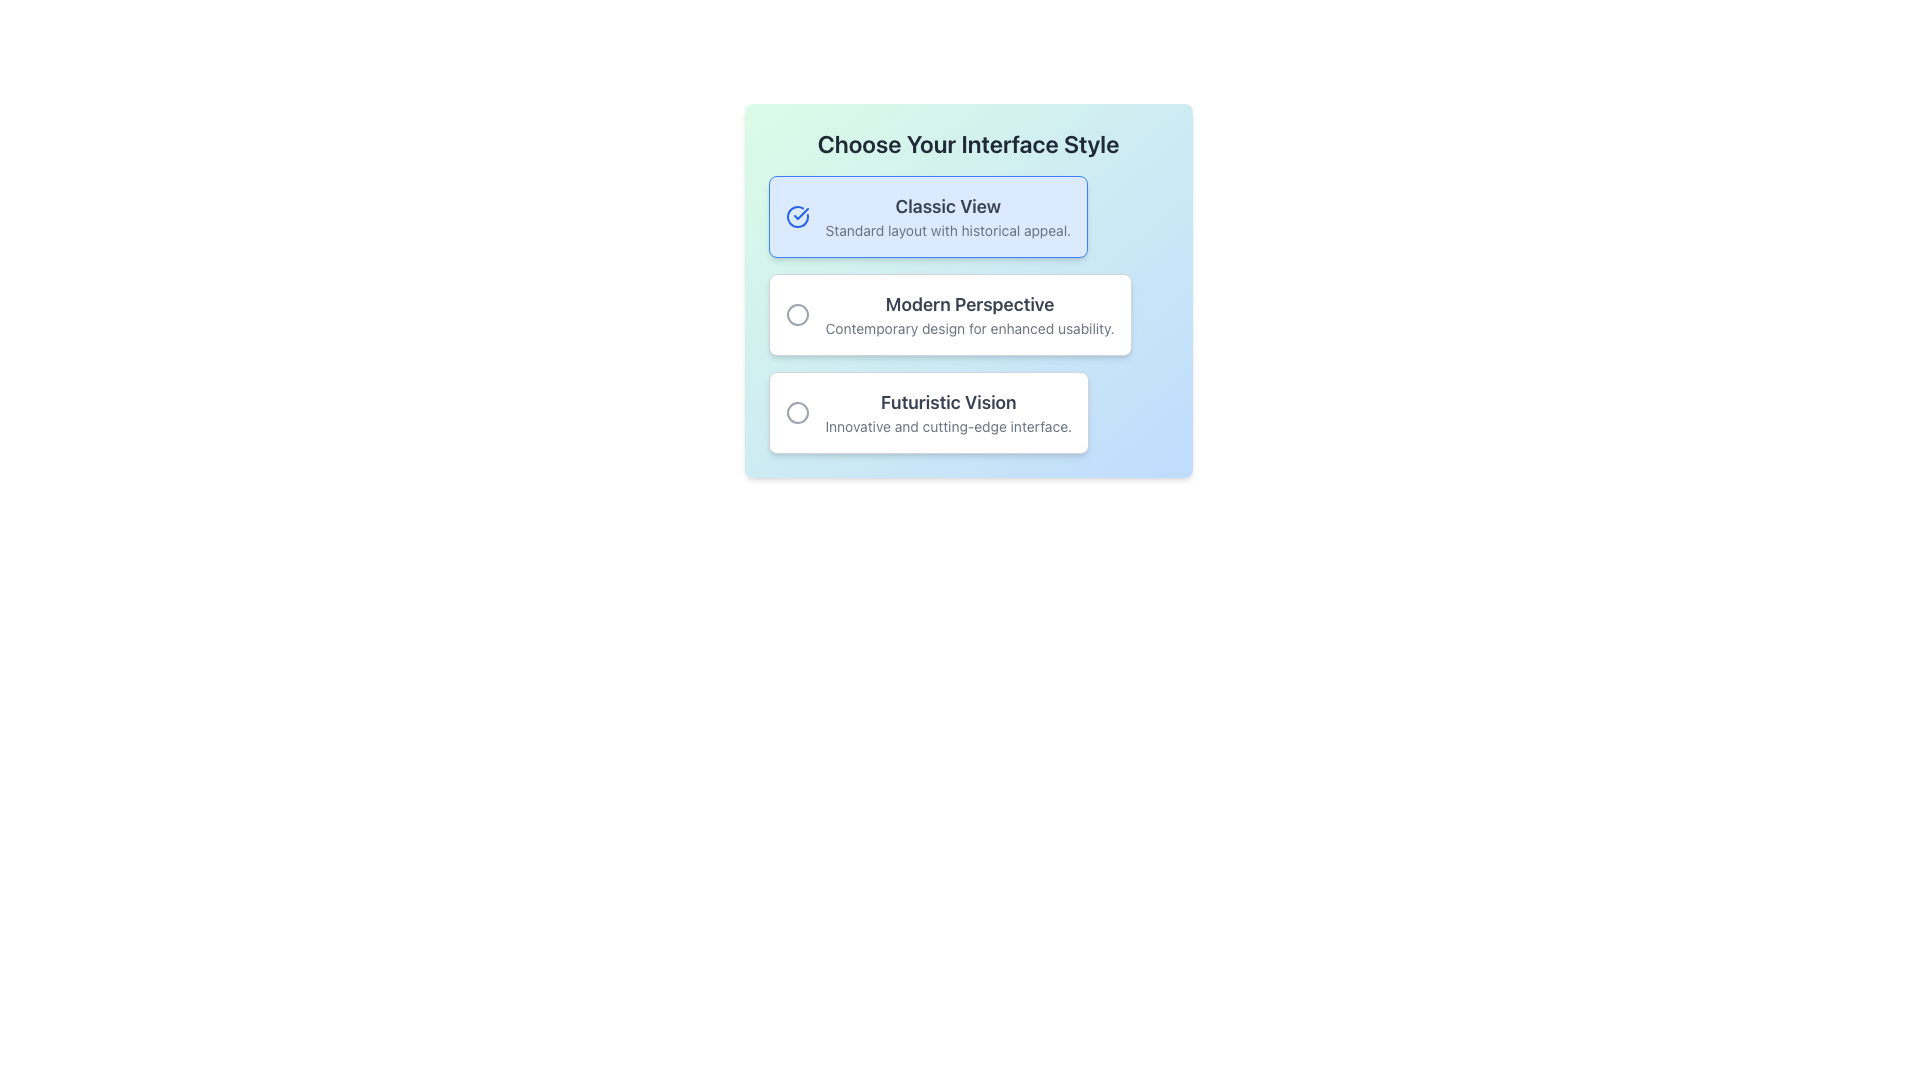  What do you see at coordinates (968, 290) in the screenshot?
I see `the 'Modern Perspective' radio button option, which is the second selectable option under 'Choose Your Interface Style'` at bounding box center [968, 290].